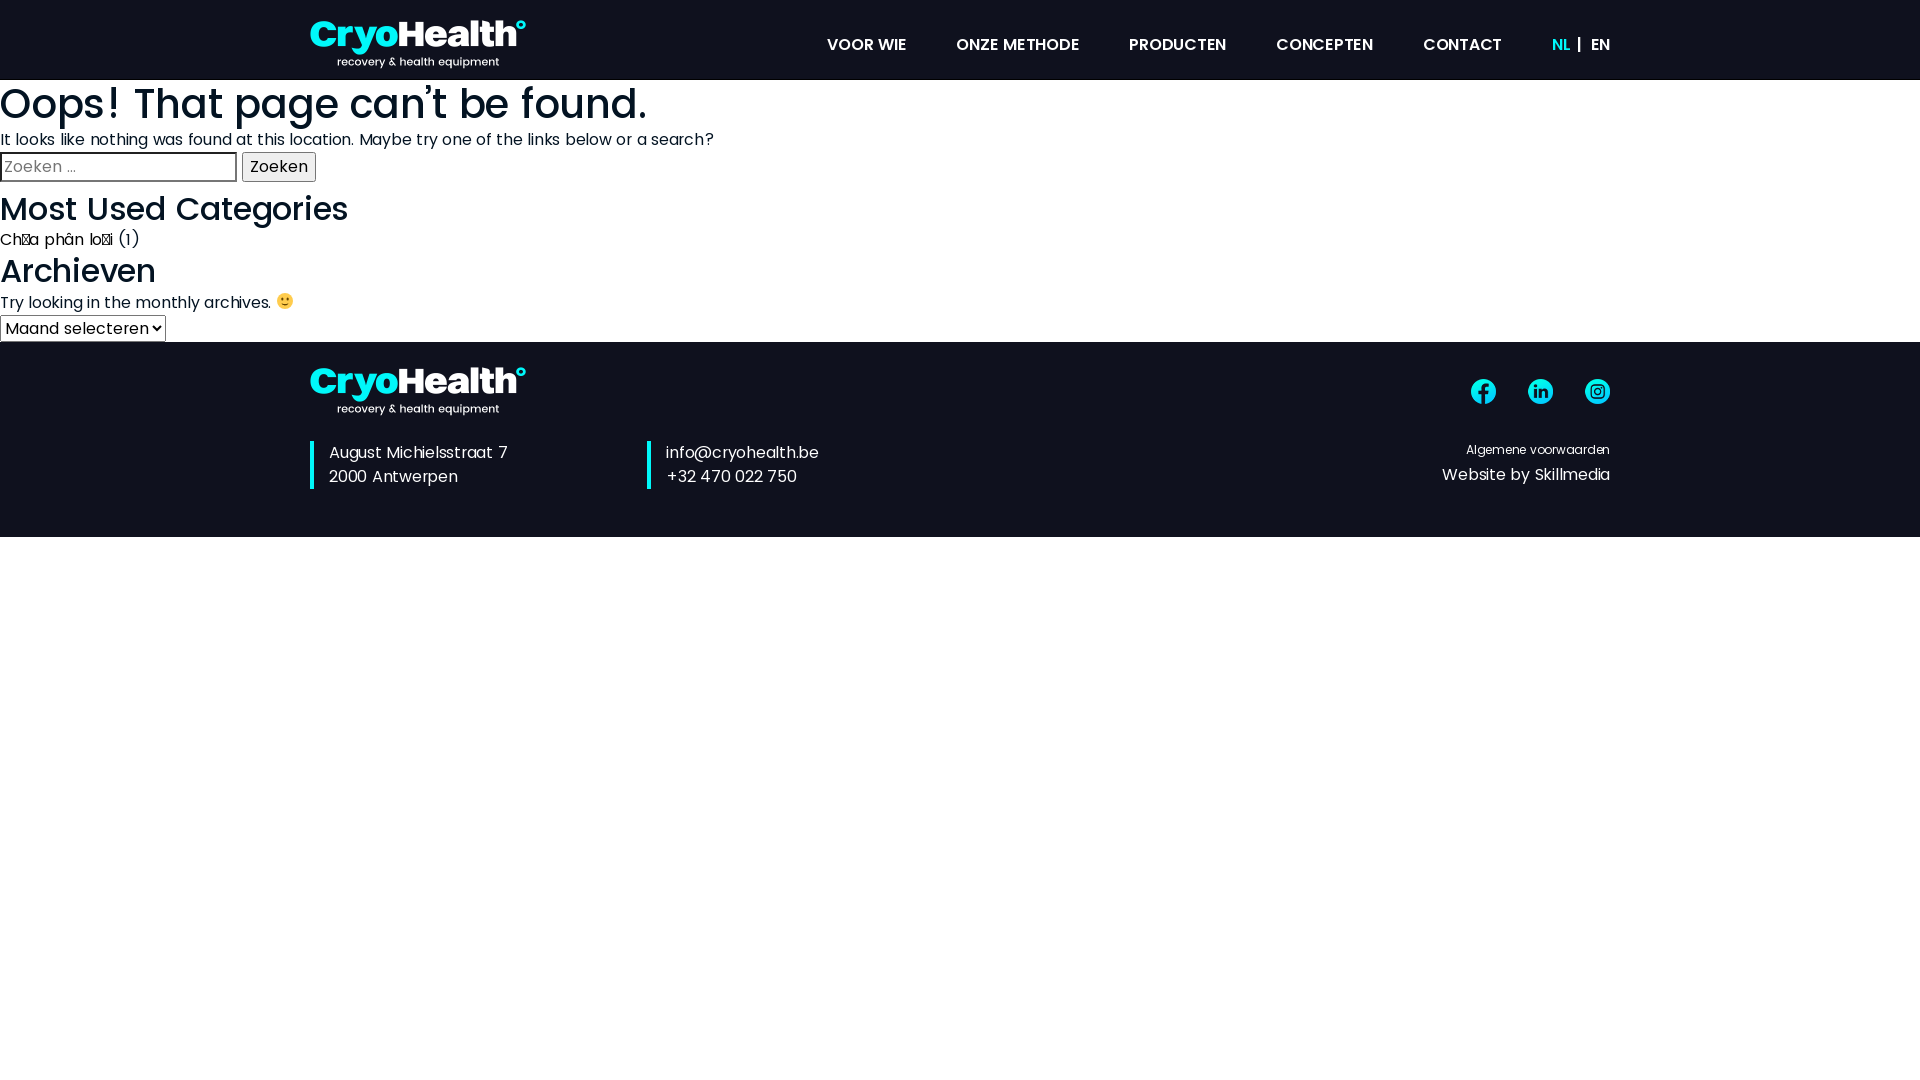 This screenshot has height=1080, width=1920. Describe the element at coordinates (741, 452) in the screenshot. I see `'info@cryohealth.be'` at that location.